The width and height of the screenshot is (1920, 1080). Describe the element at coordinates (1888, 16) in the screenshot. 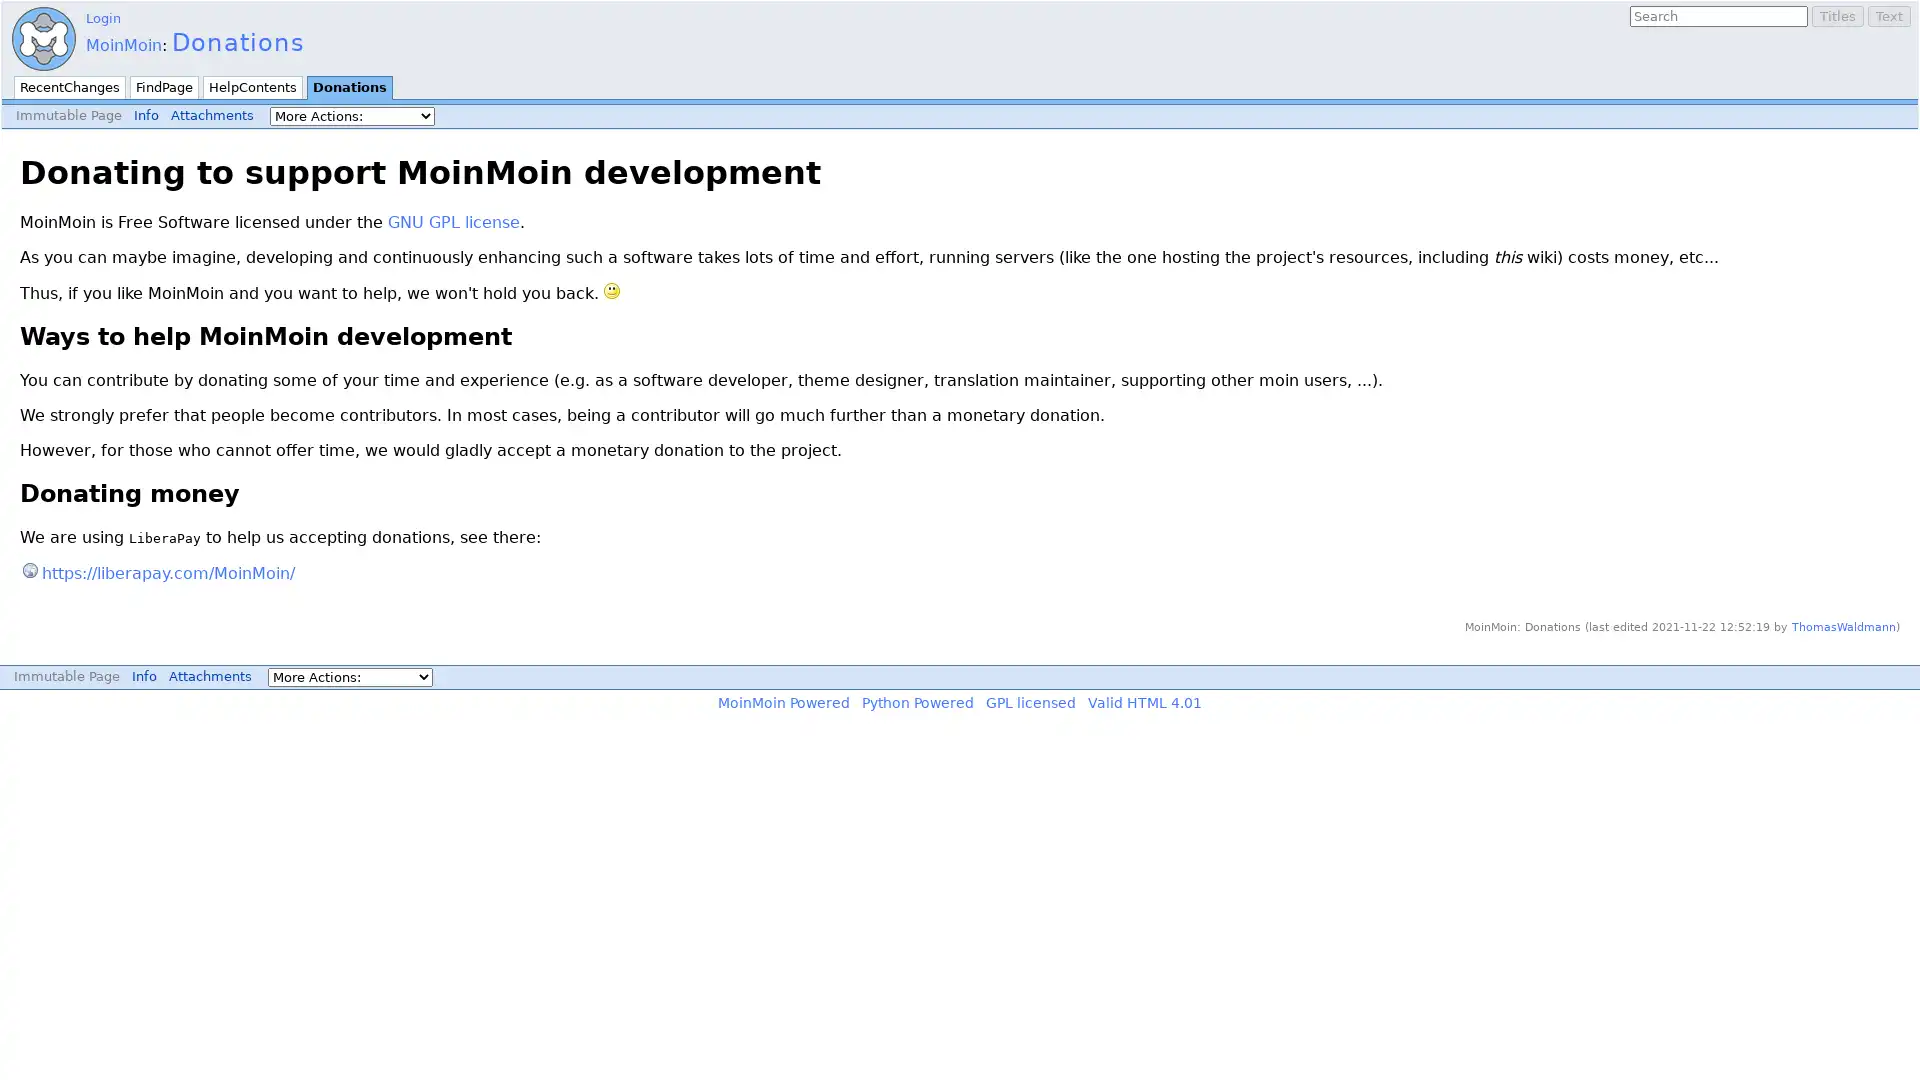

I see `Text` at that location.